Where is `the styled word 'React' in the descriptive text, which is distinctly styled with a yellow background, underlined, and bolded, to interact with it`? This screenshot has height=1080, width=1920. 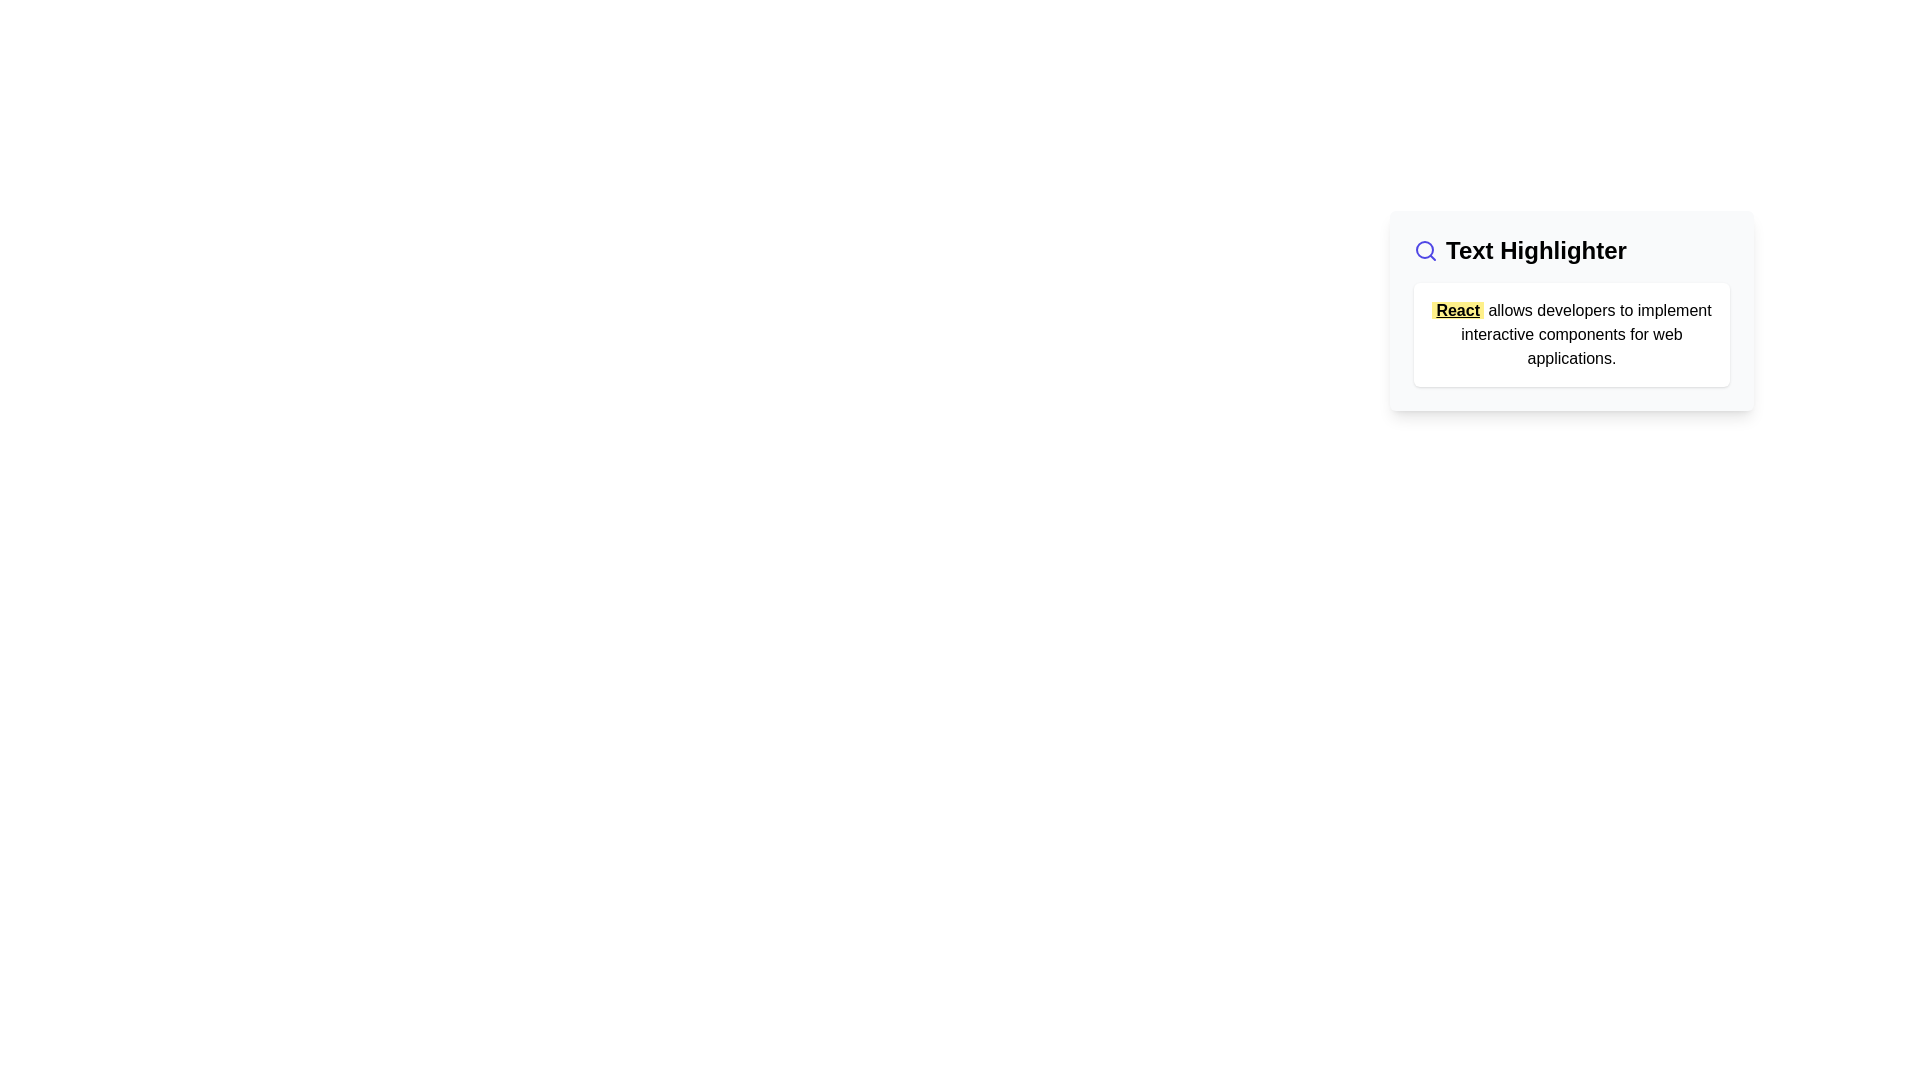
the styled word 'React' in the descriptive text, which is distinctly styled with a yellow background, underlined, and bolded, to interact with it is located at coordinates (1570, 333).